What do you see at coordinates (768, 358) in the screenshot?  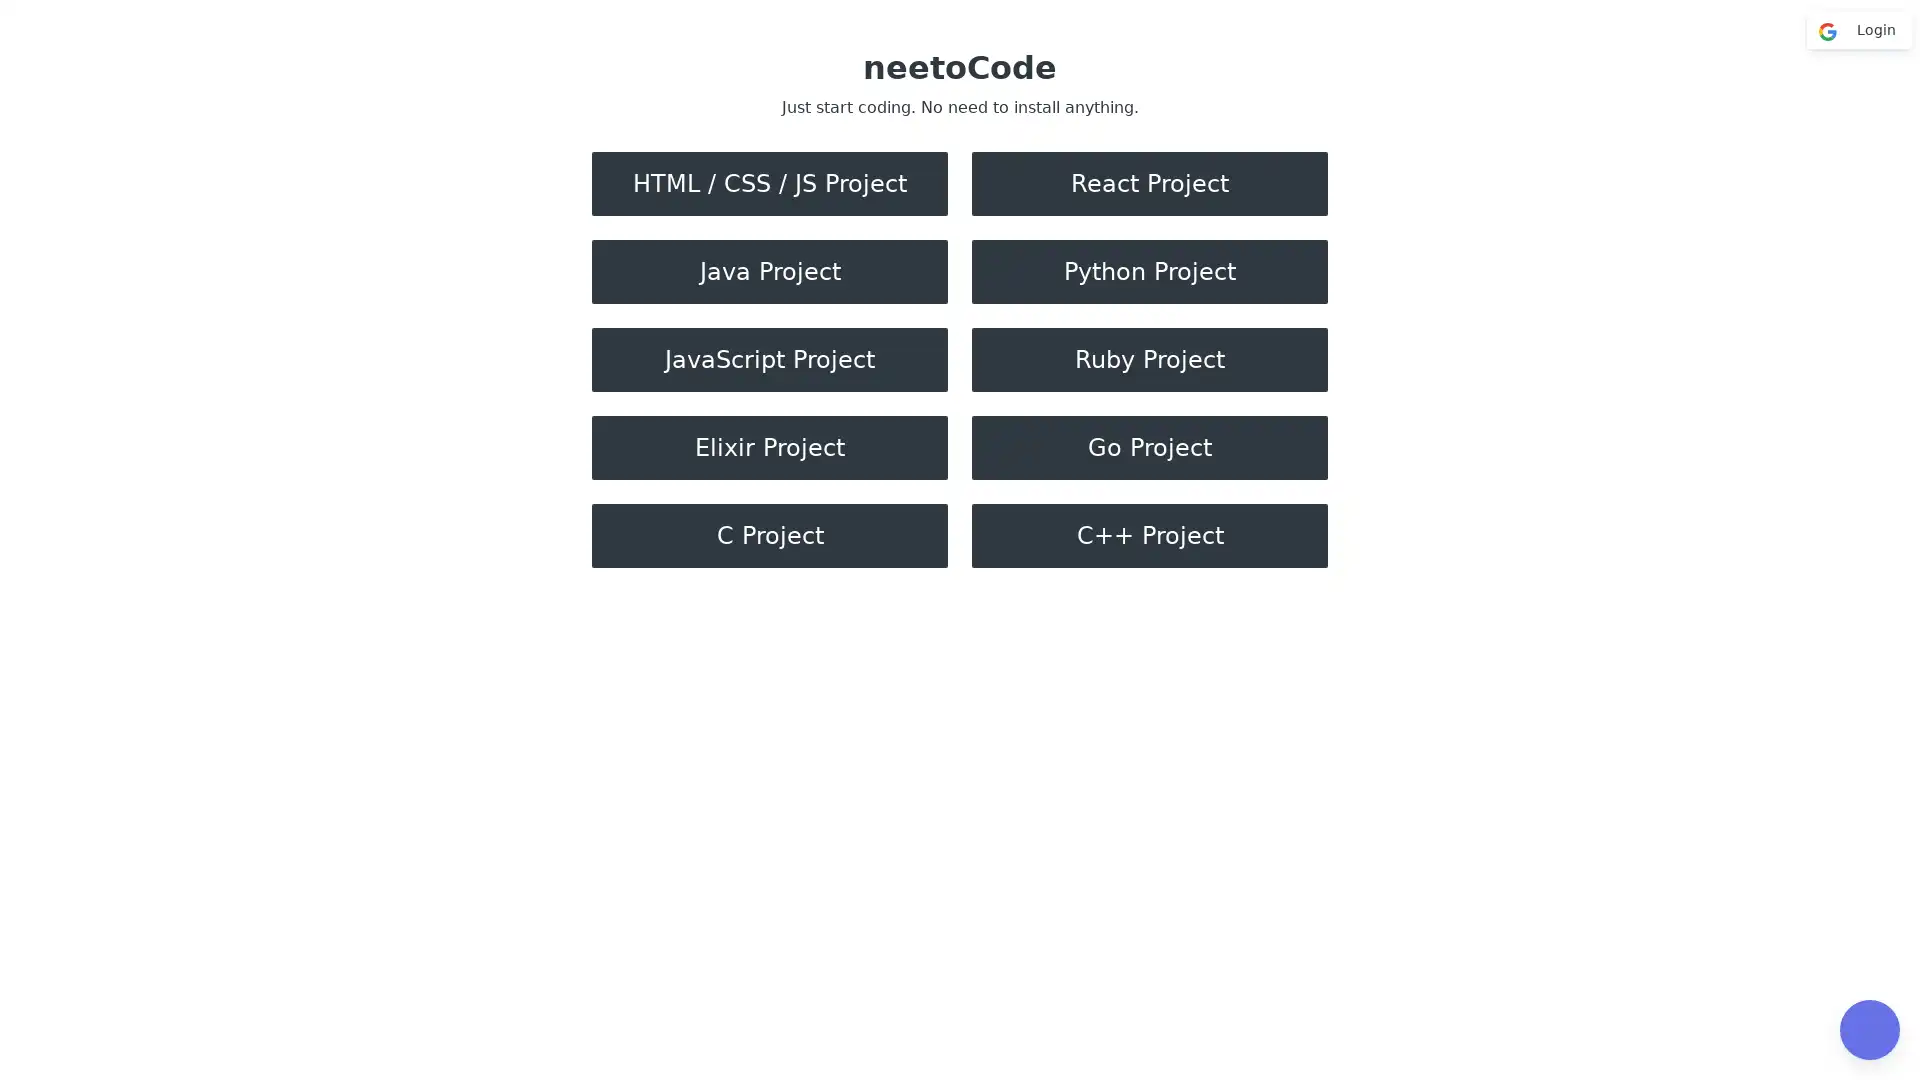 I see `JavaScript Project` at bounding box center [768, 358].